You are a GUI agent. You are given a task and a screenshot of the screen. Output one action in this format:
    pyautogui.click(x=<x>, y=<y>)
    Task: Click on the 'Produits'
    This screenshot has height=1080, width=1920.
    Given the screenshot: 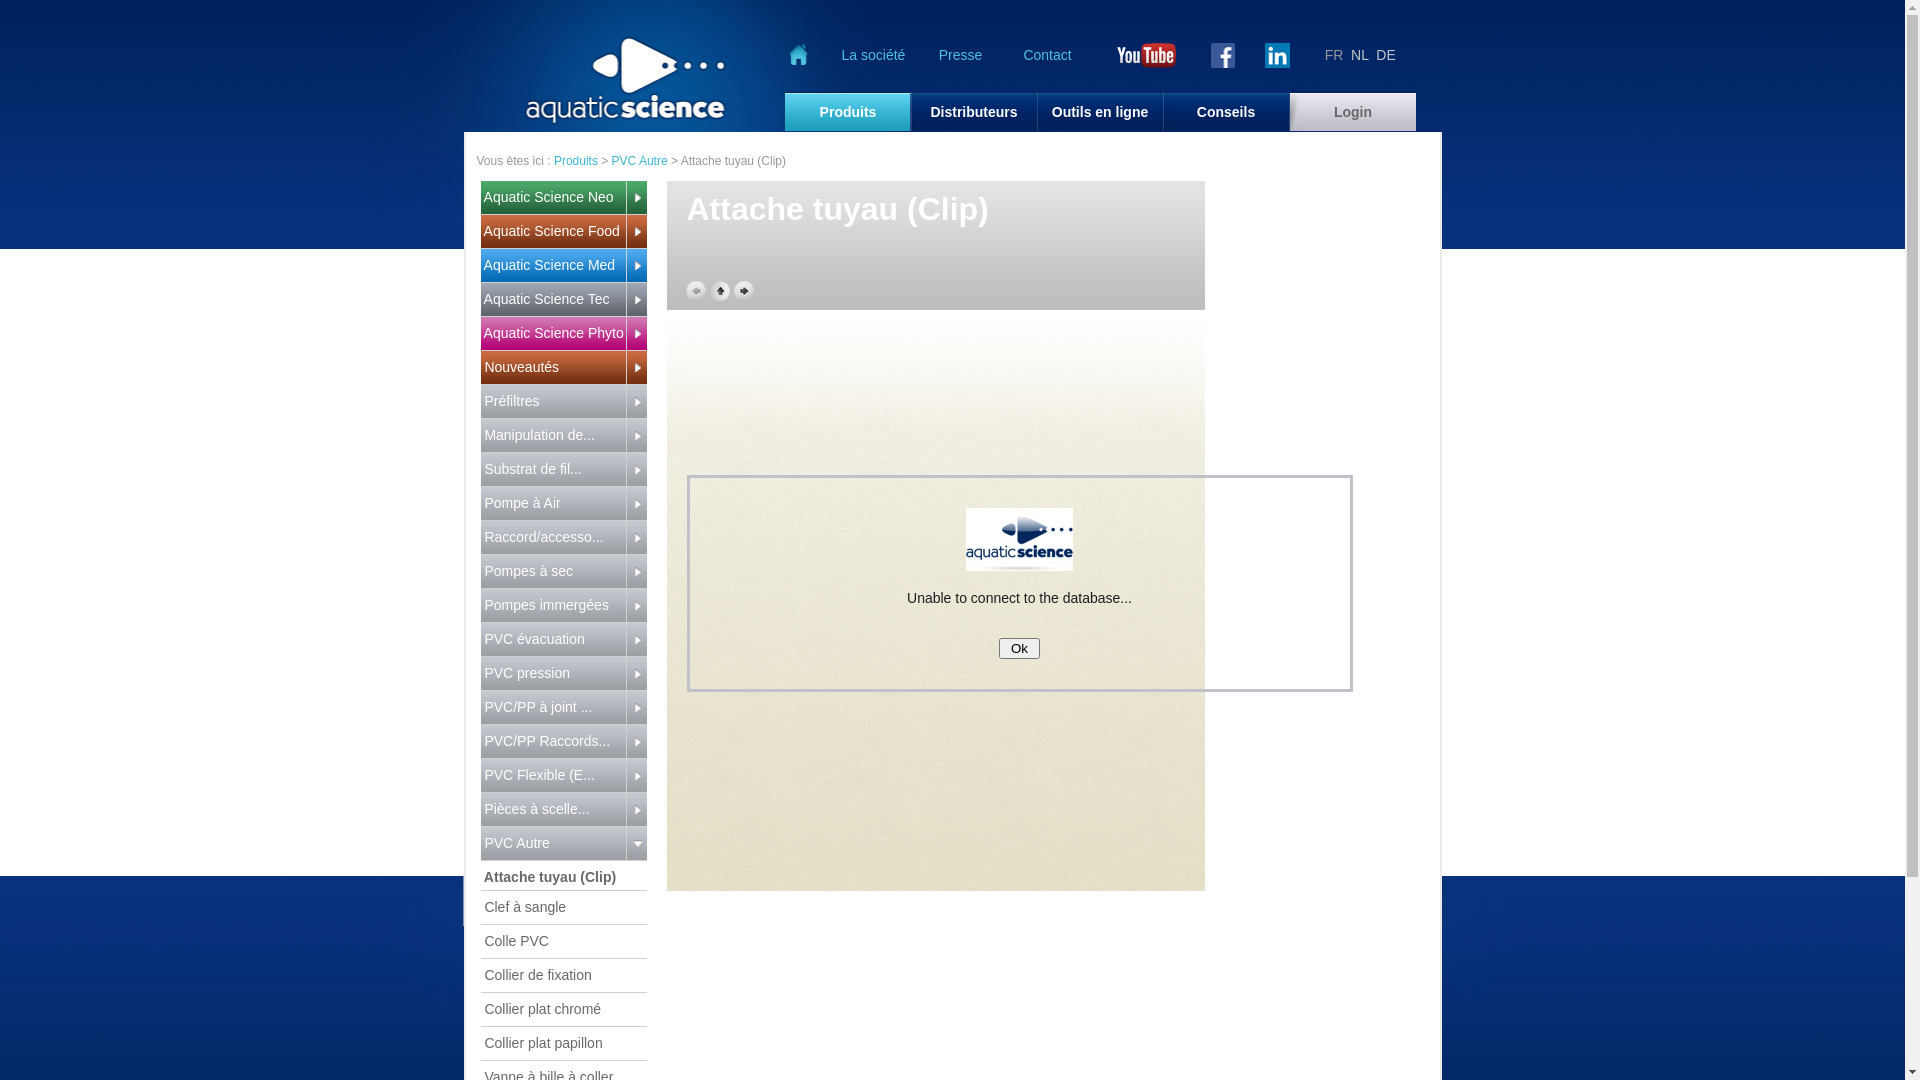 What is the action you would take?
    pyautogui.click(x=848, y=111)
    